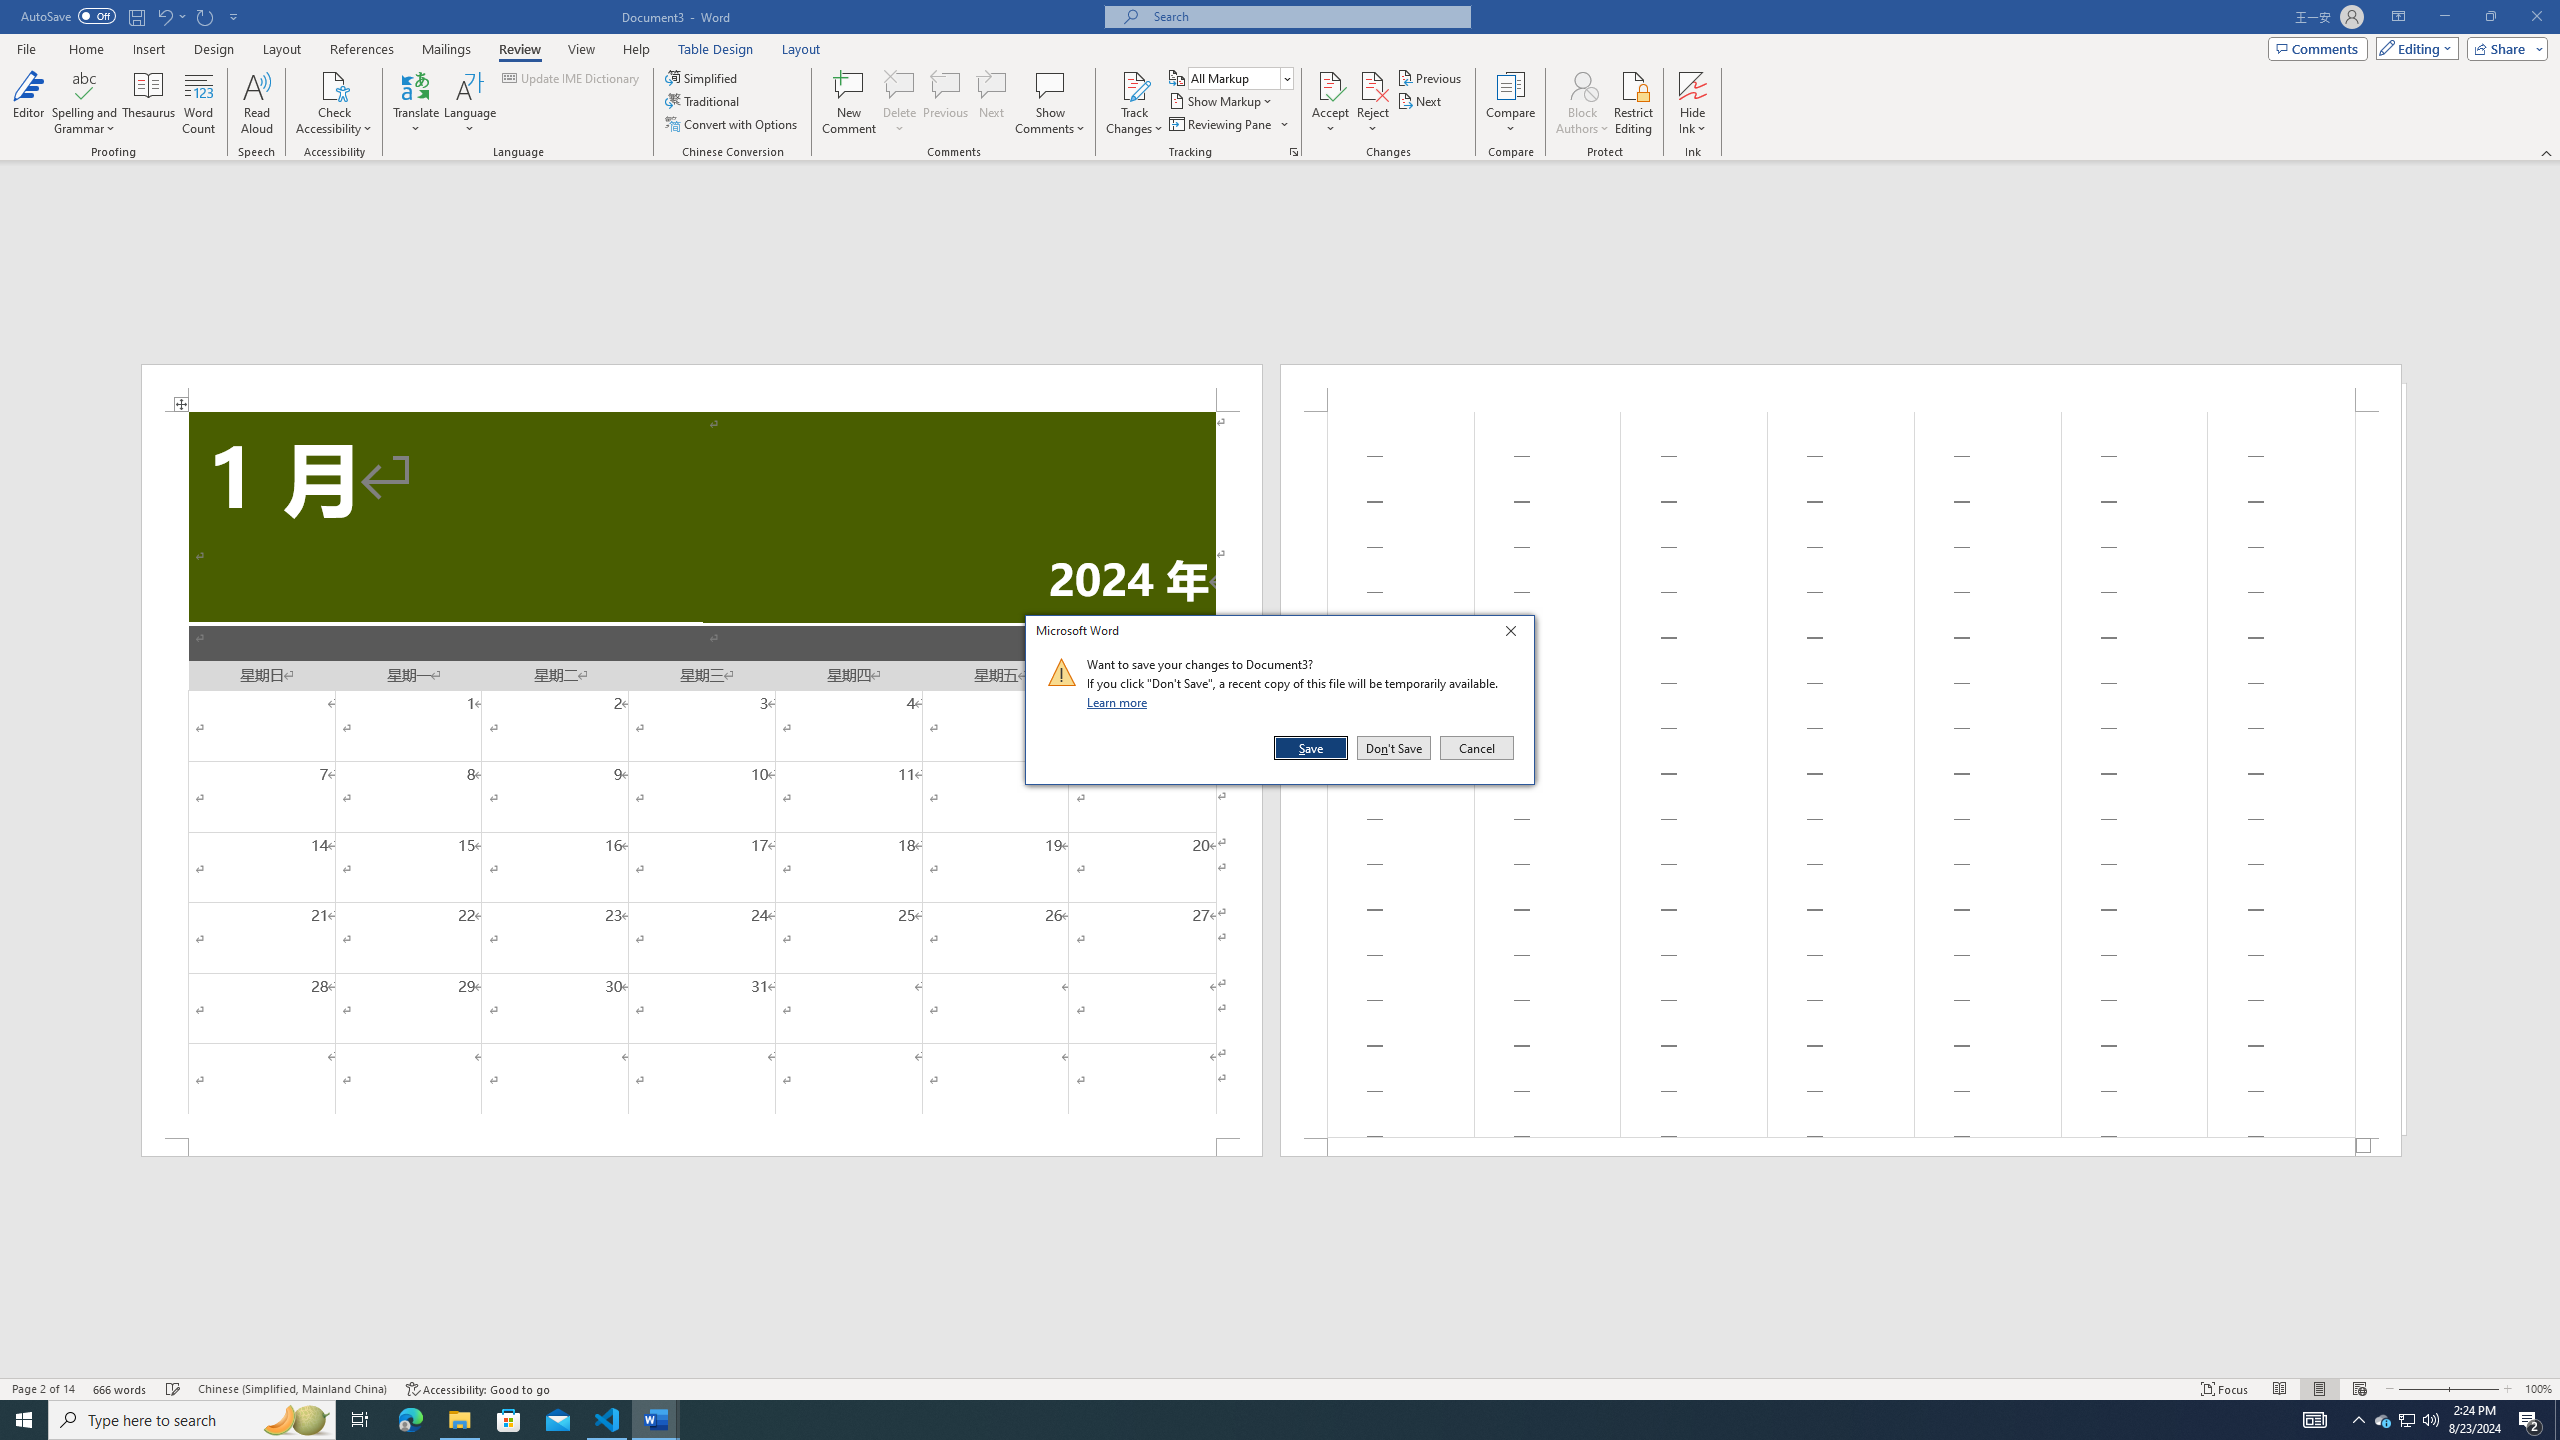  I want to click on 'Convert with Options...', so click(733, 122).